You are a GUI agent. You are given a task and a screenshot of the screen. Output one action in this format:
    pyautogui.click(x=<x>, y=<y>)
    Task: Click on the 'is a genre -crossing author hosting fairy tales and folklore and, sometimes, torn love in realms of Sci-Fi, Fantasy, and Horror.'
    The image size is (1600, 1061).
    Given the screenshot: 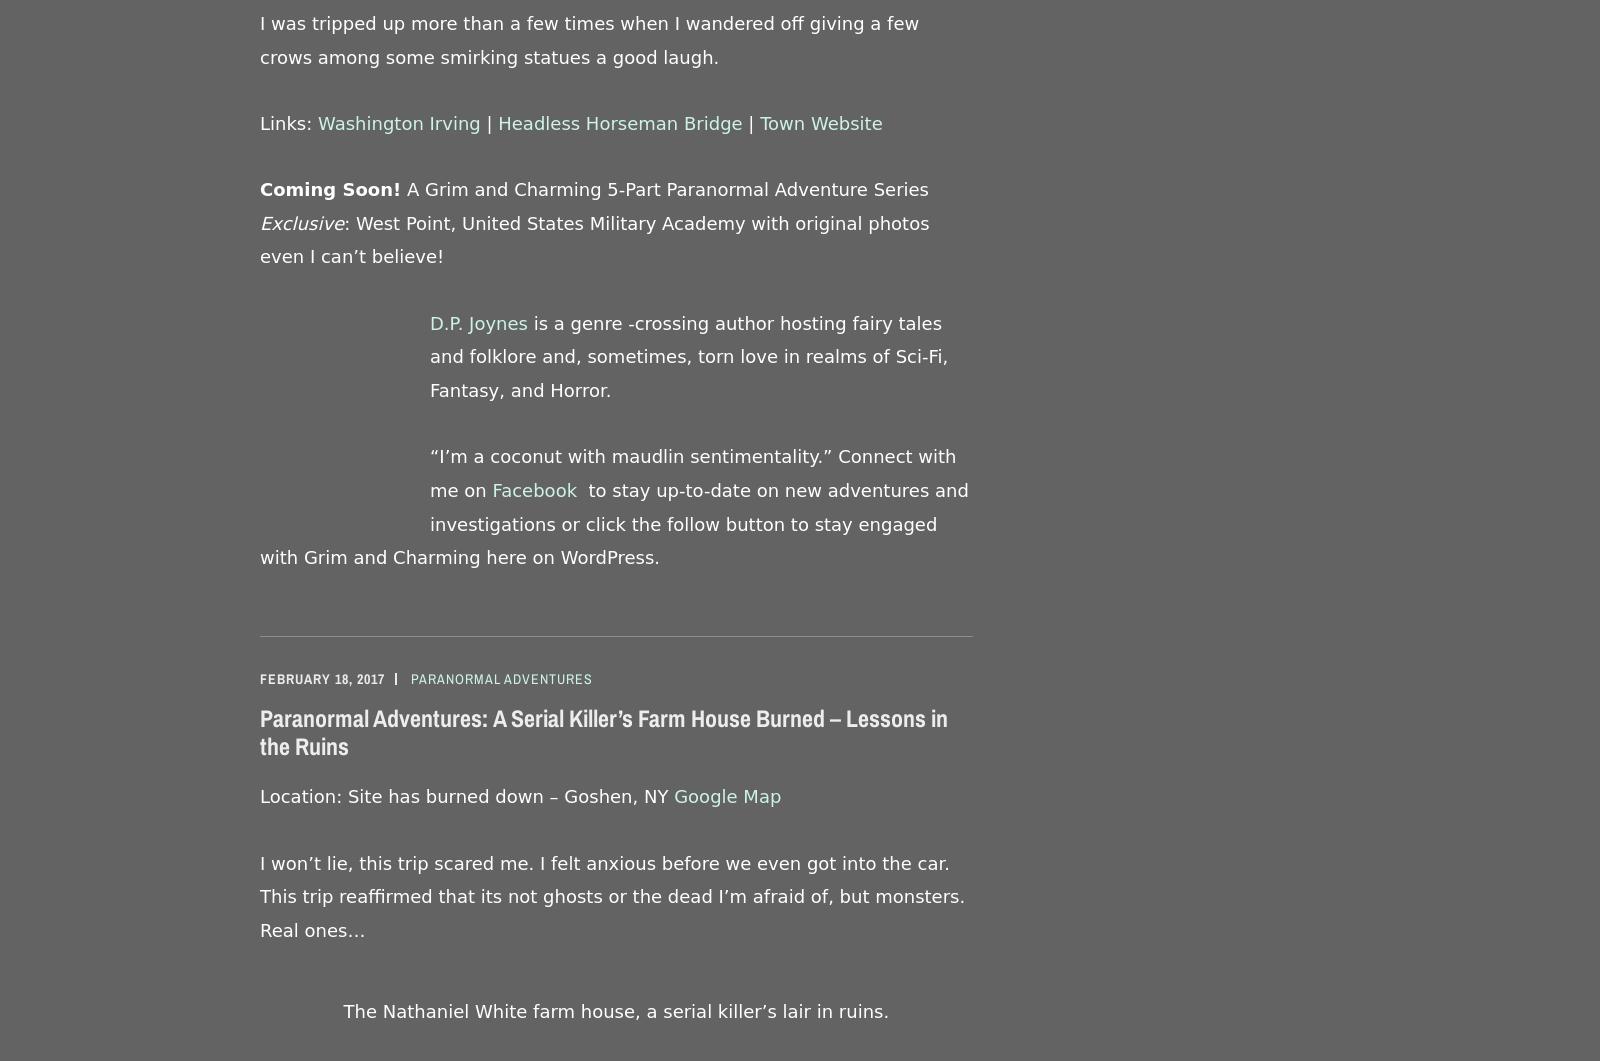 What is the action you would take?
    pyautogui.click(x=688, y=356)
    